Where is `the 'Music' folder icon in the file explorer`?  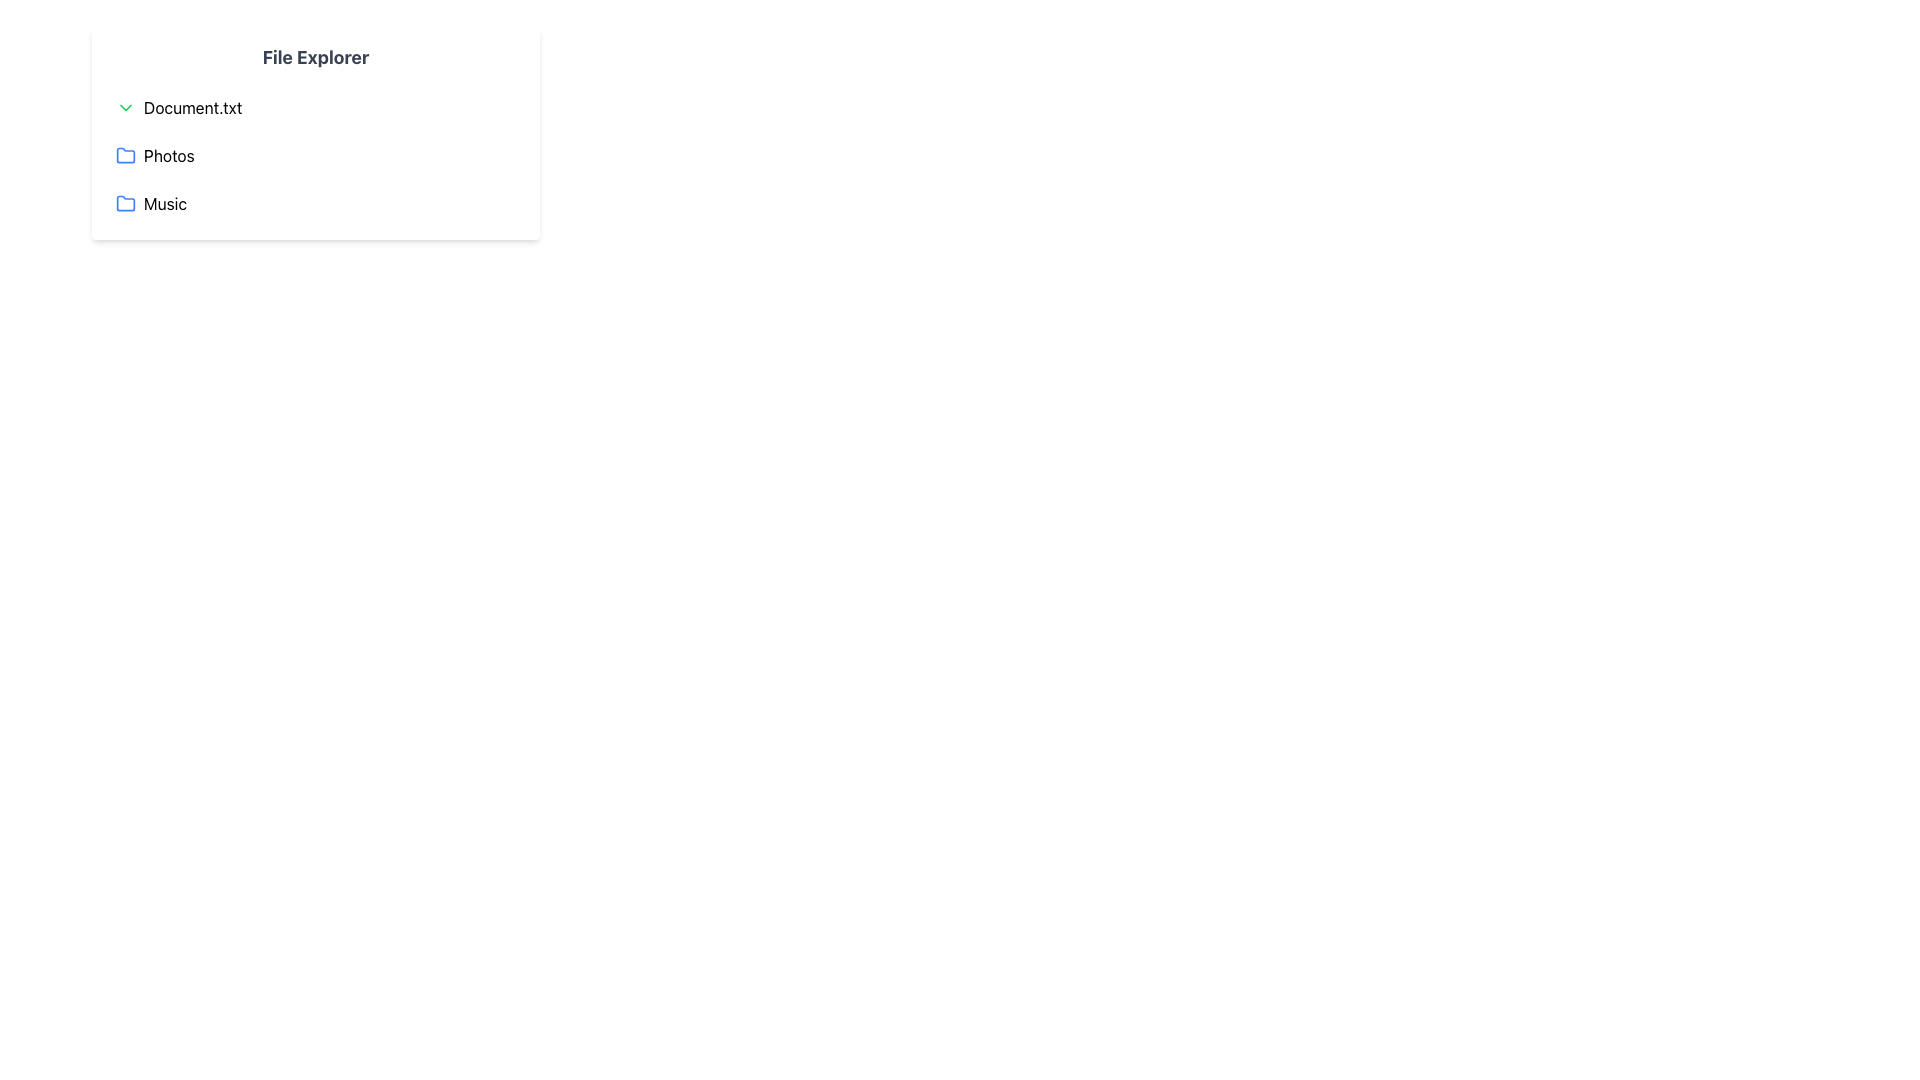 the 'Music' folder icon in the file explorer is located at coordinates (124, 204).